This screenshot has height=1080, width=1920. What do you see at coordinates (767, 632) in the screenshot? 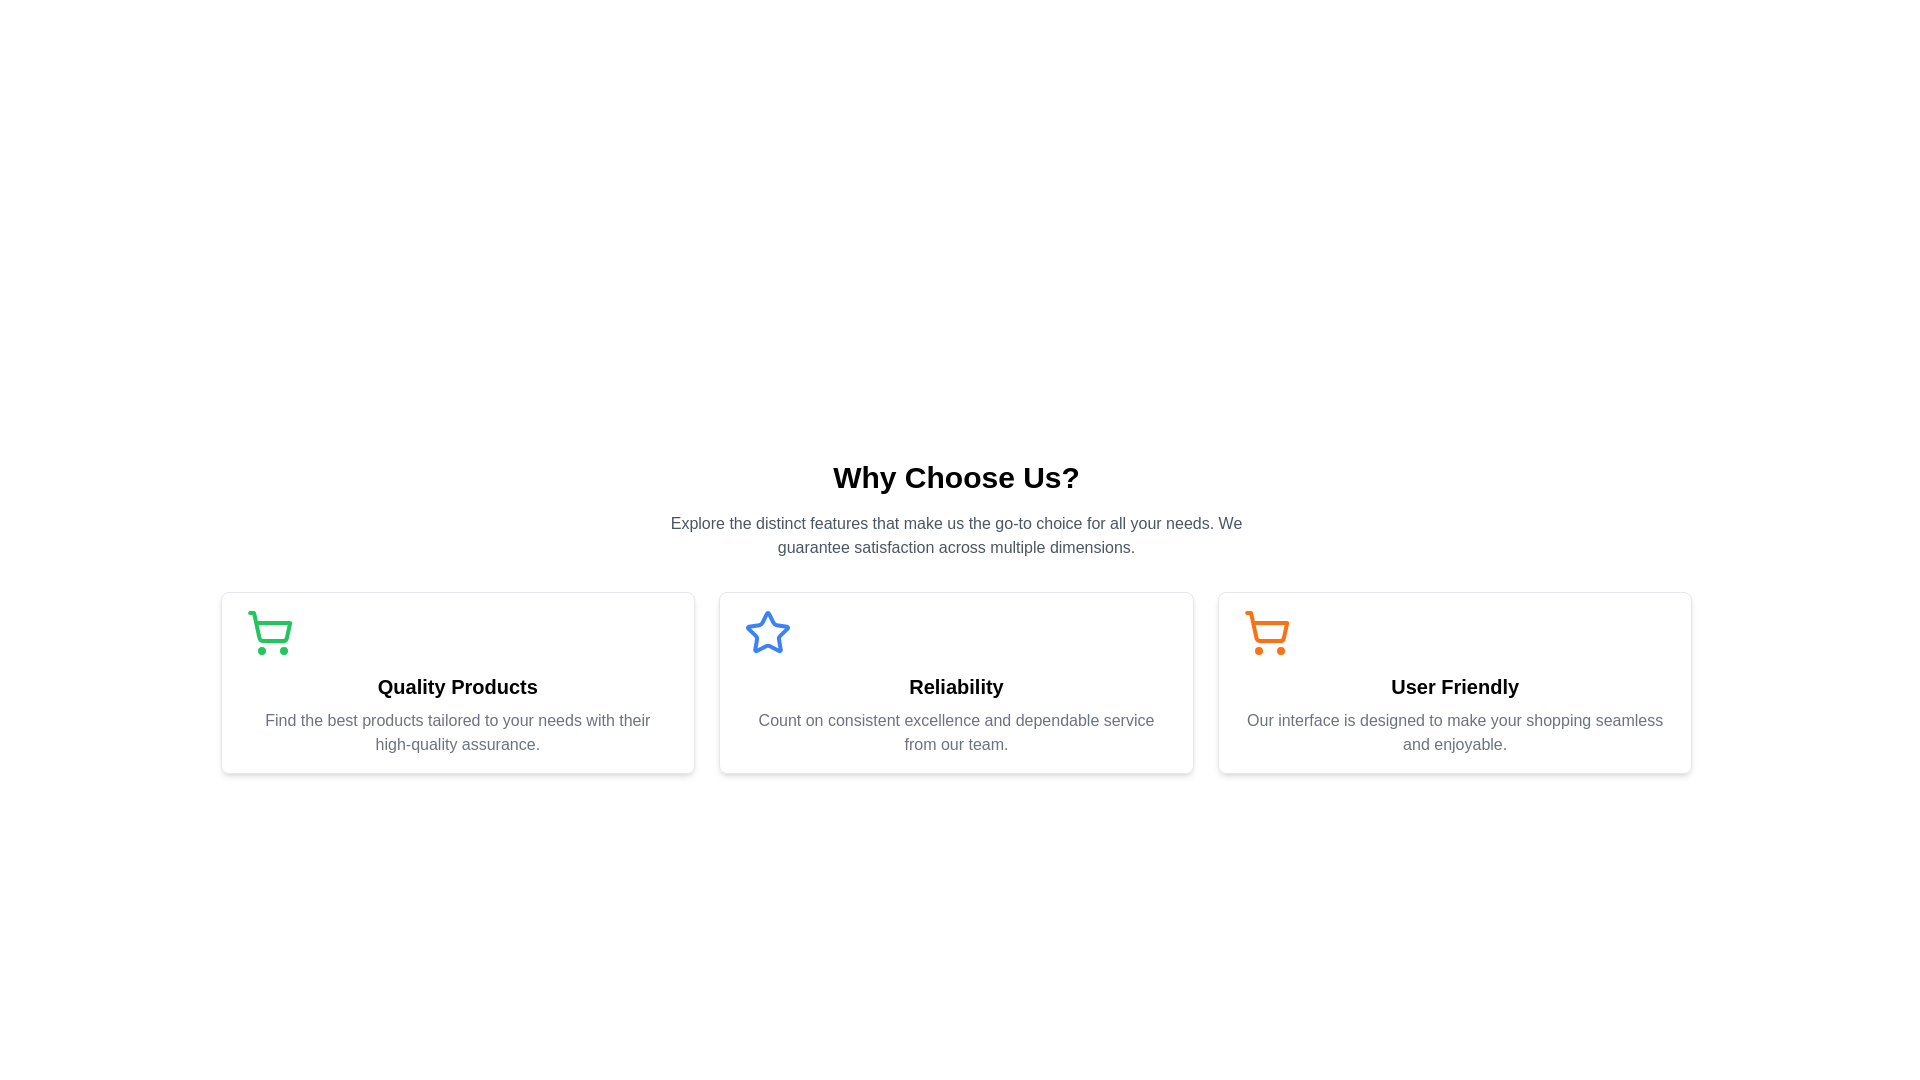
I see `the reliability icon located in the middle card above the text 'Reliability'` at bounding box center [767, 632].